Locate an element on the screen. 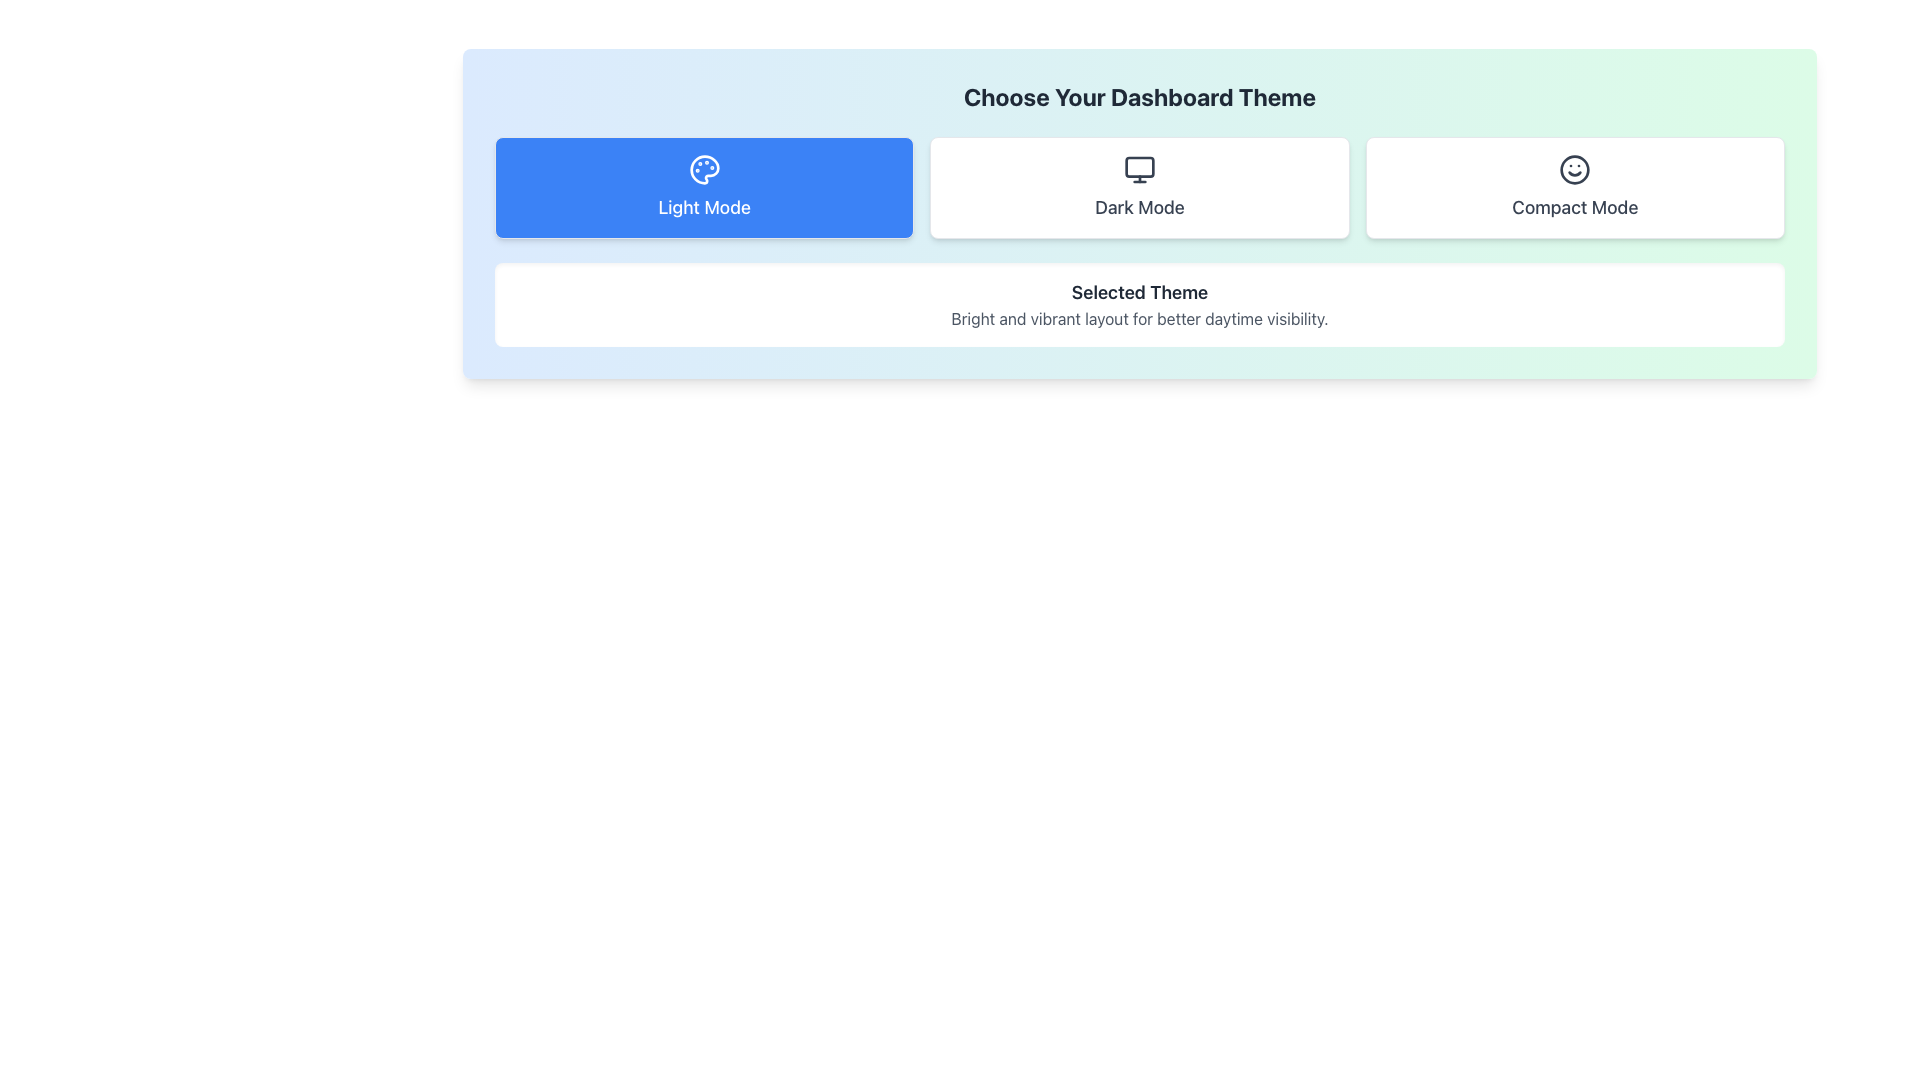 The image size is (1920, 1080). the 'Compact Mode' icon, which is centrally aligned above the 'Compact Mode' label text in the third column of the theme selection interface is located at coordinates (1574, 168).